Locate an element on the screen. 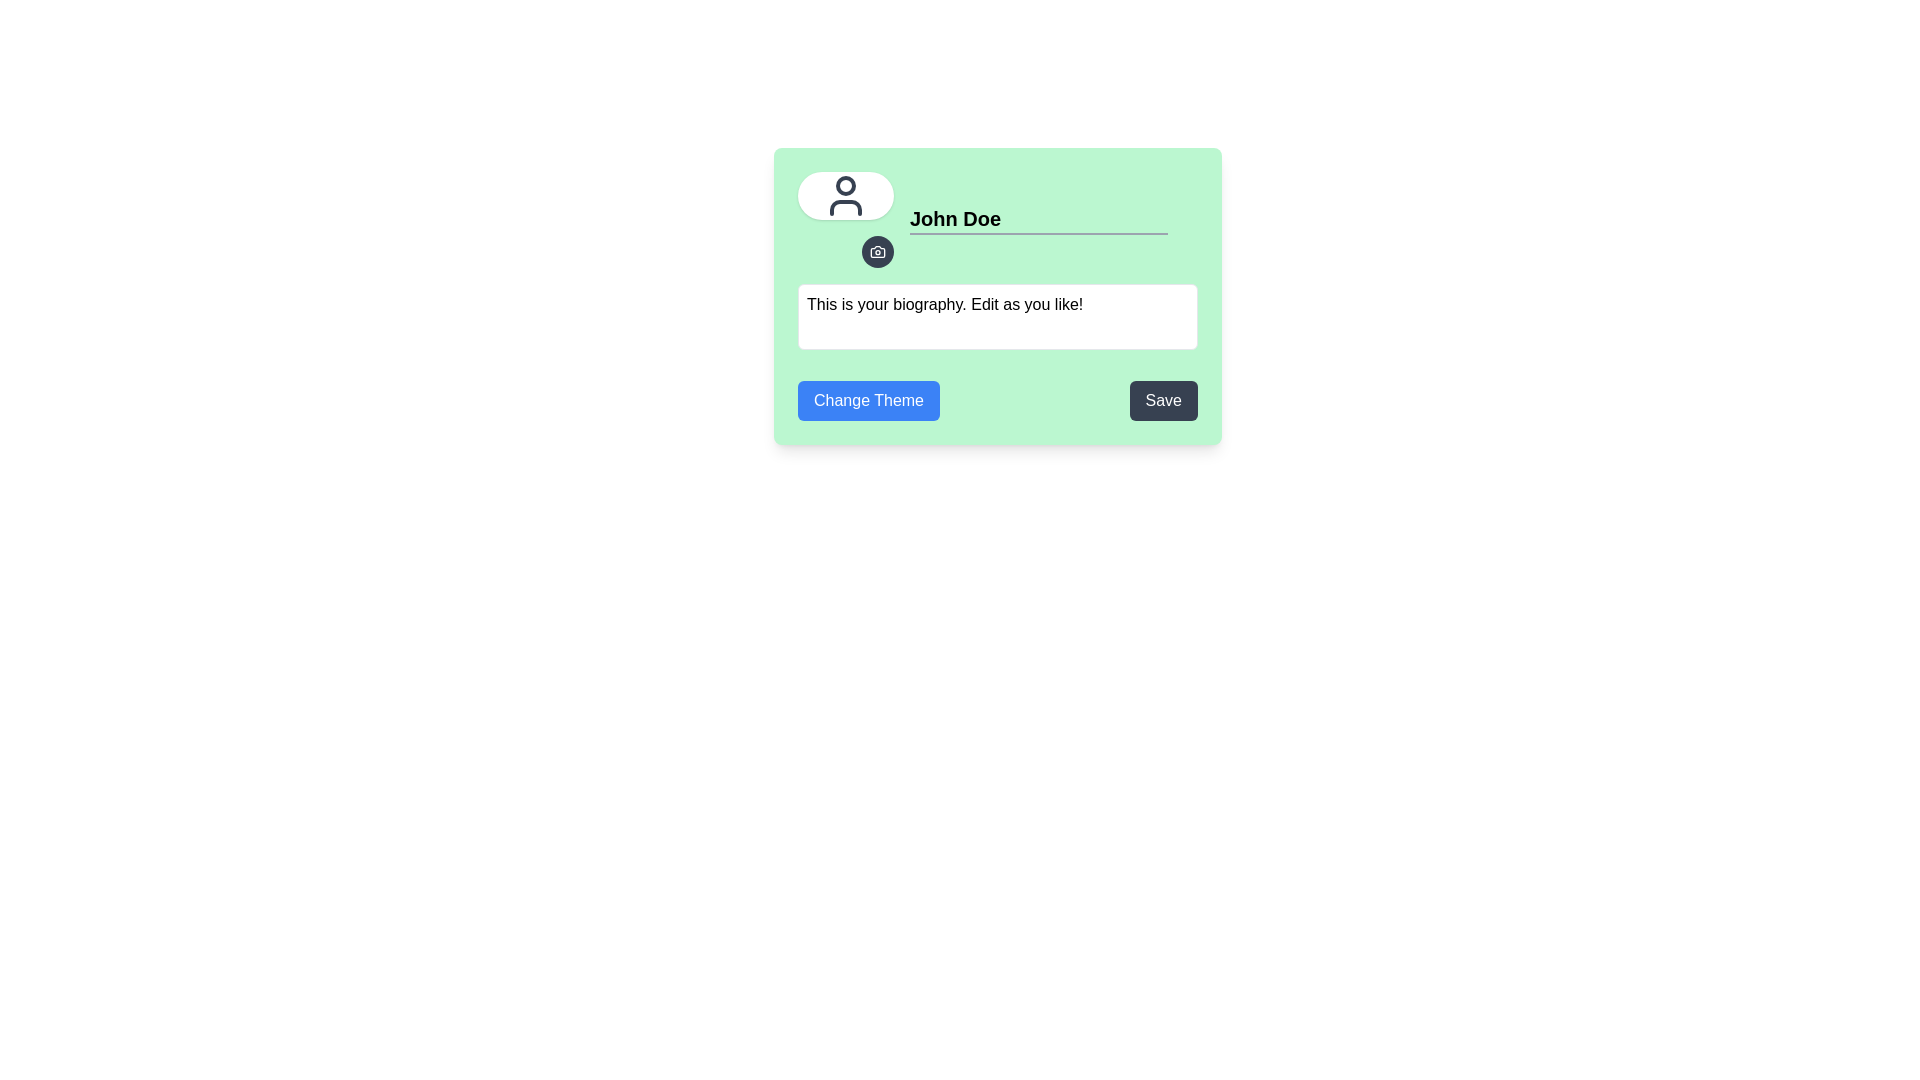  the 'Save' button, which is a rectangular button with rounded corners, featuring white text on a dark gray background, located at the bottom-right corner of a light green card UI component is located at coordinates (1163, 401).